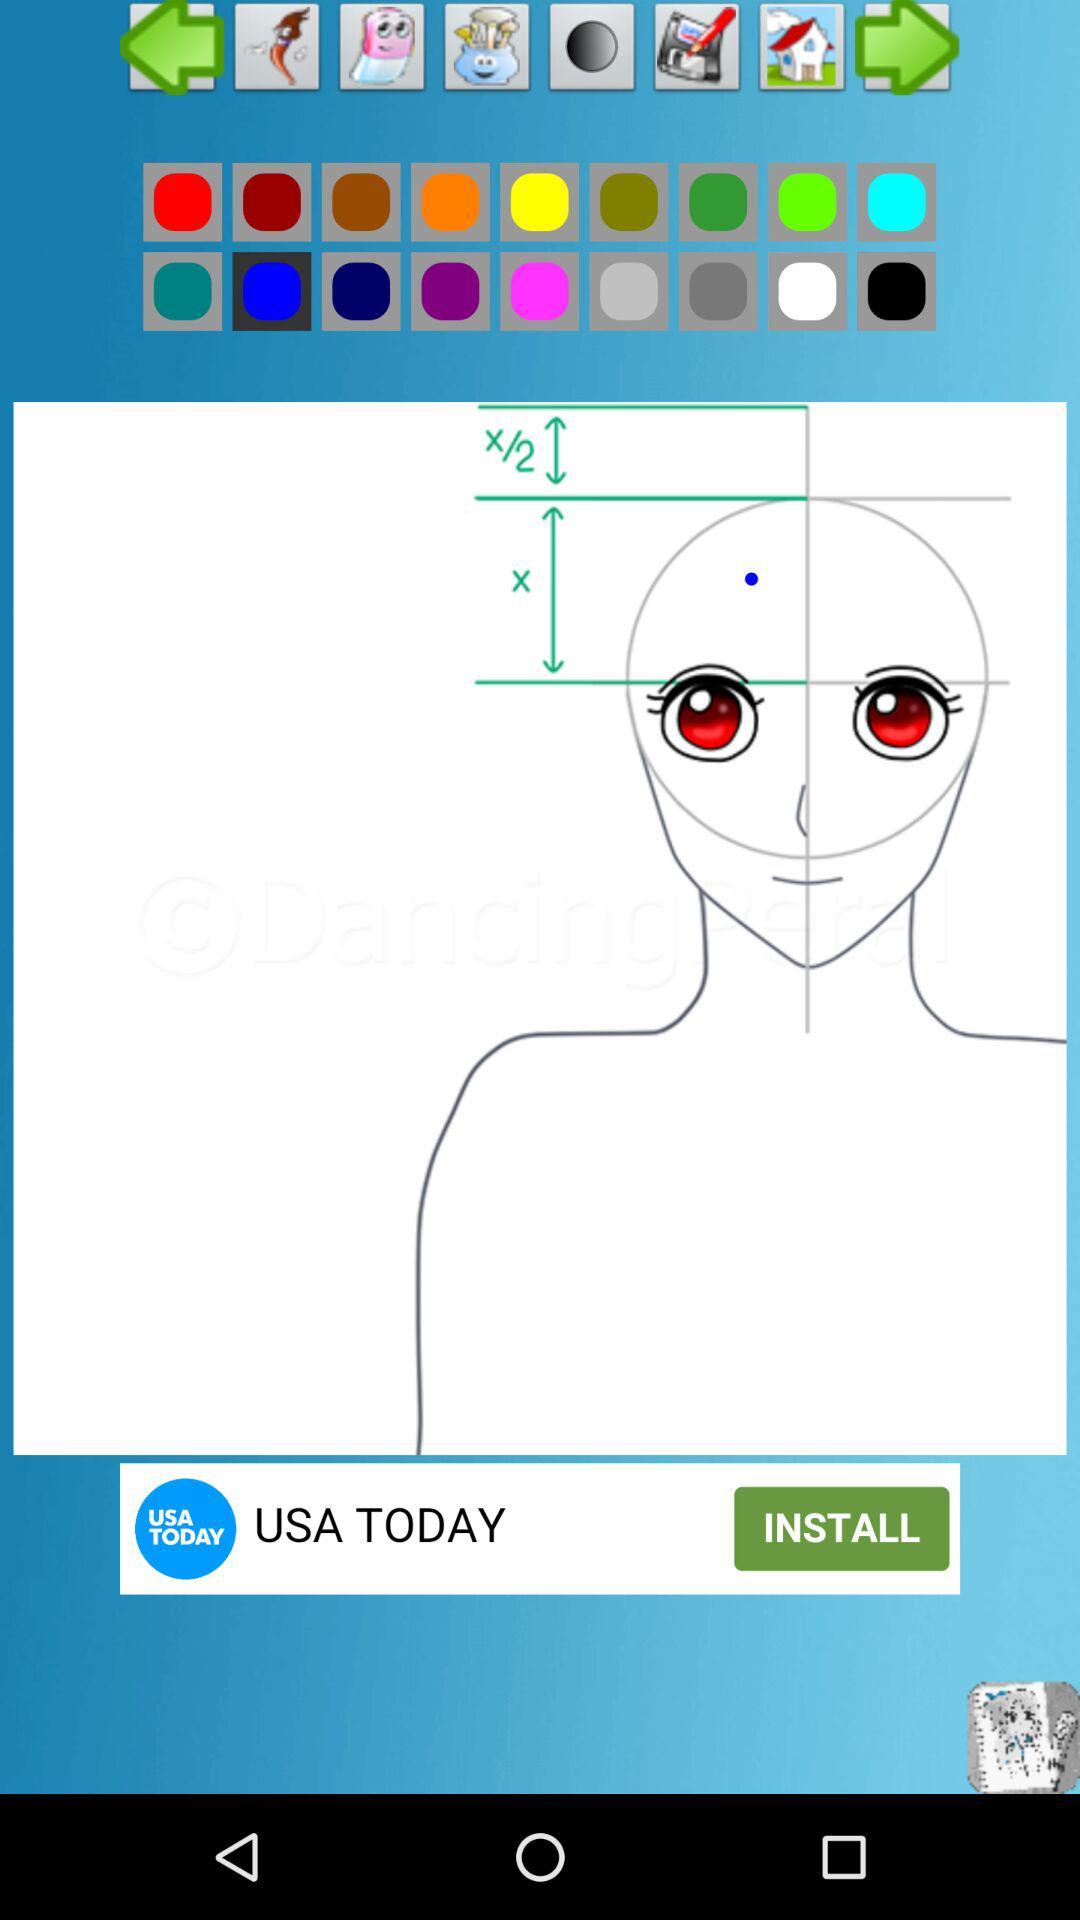 This screenshot has width=1080, height=1920. I want to click on color light grey, so click(627, 290).